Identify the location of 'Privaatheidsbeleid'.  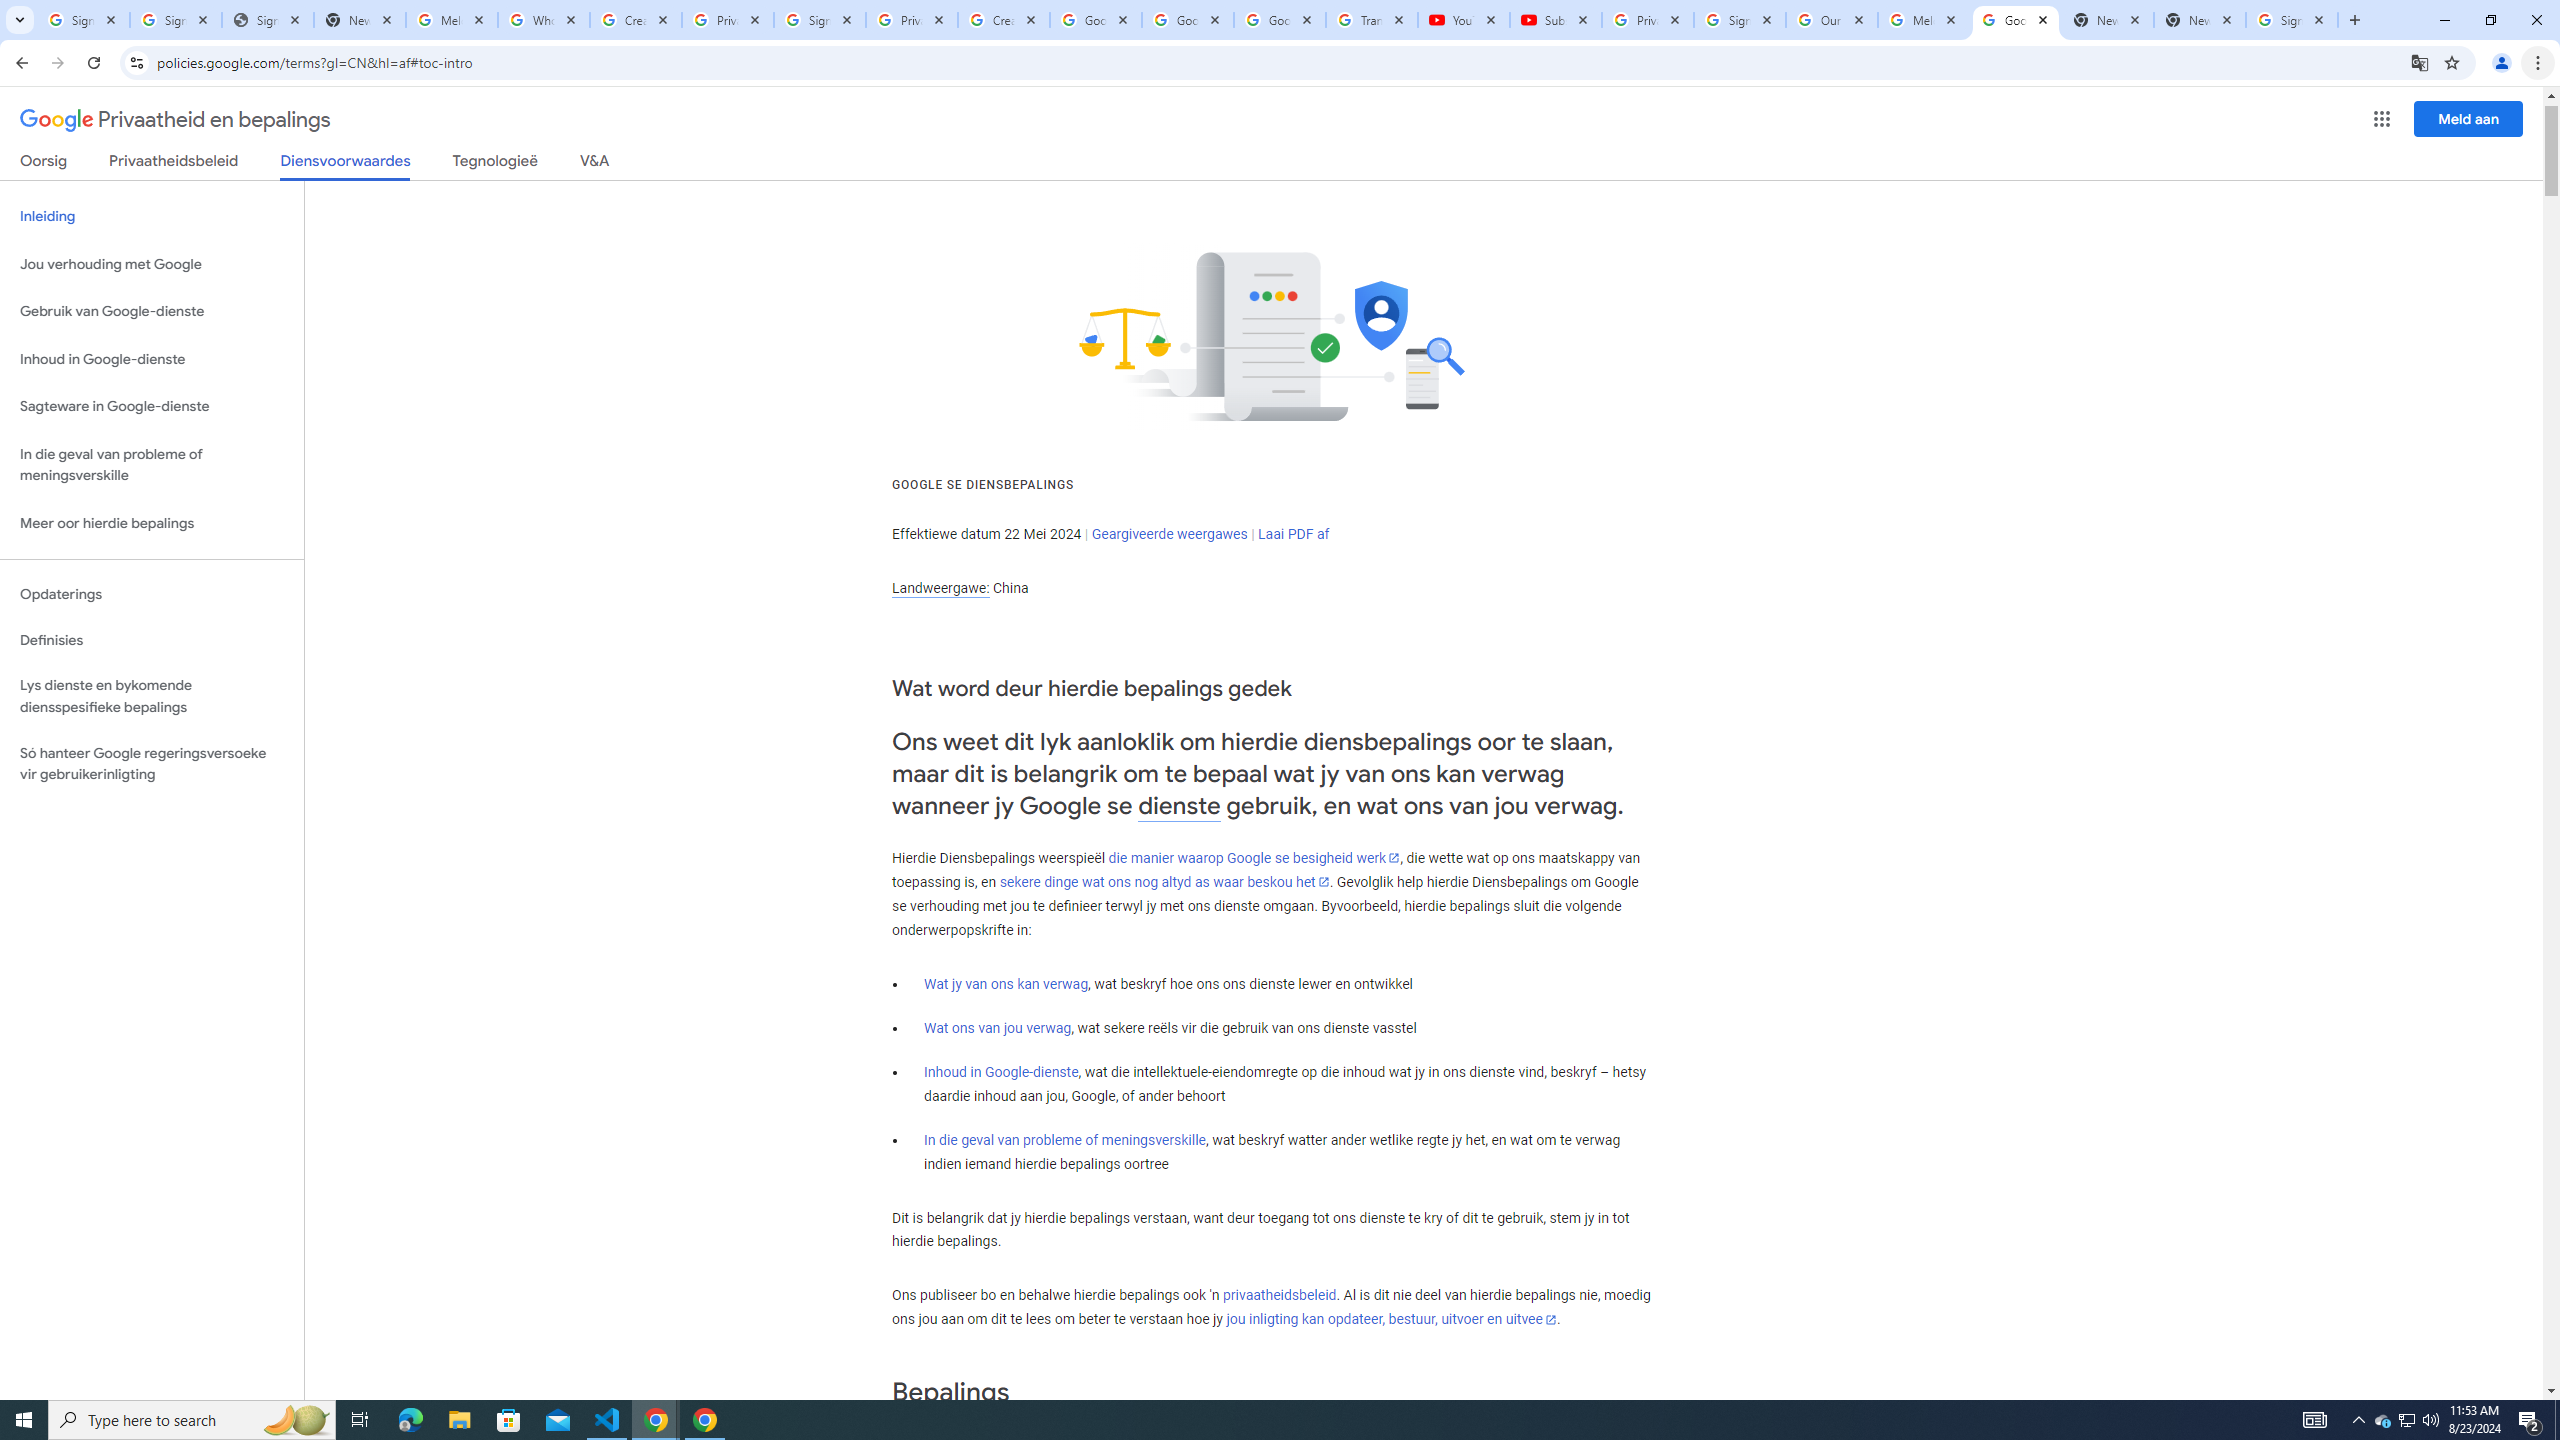
(174, 164).